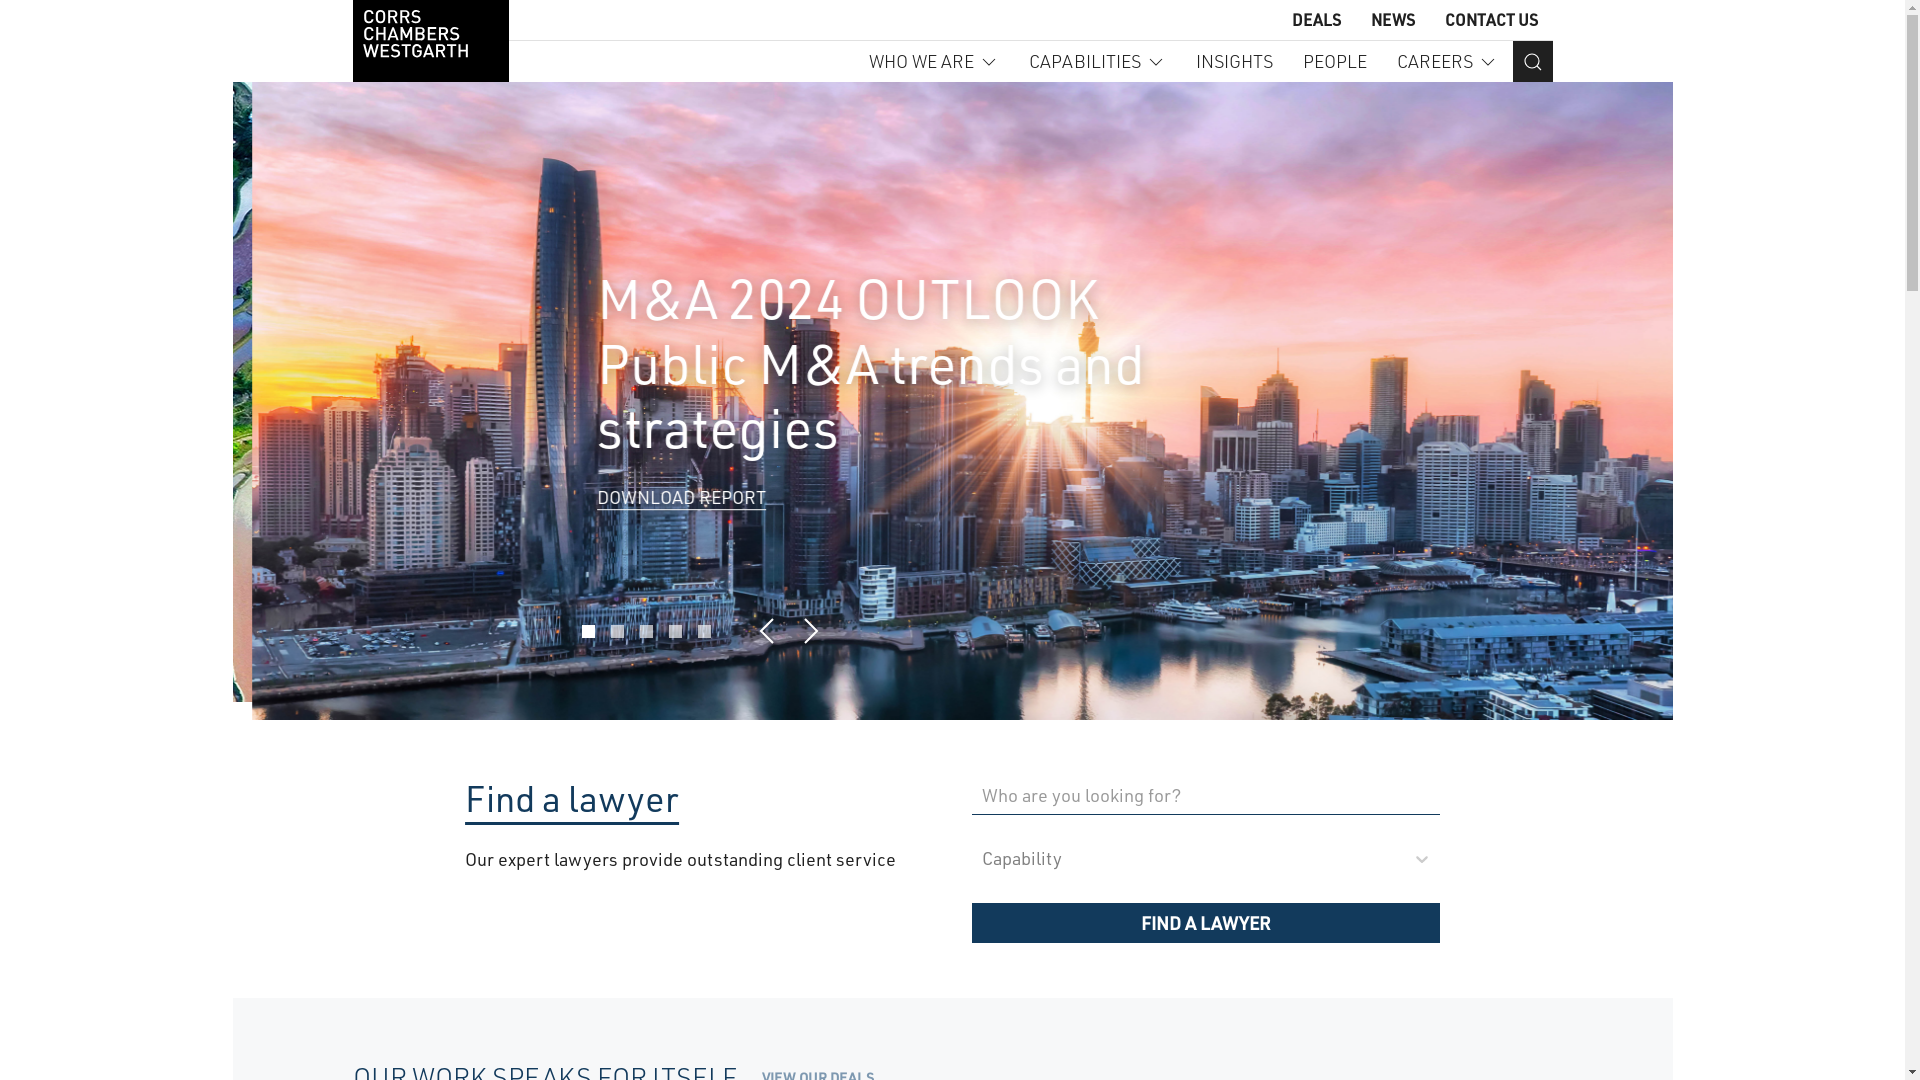 The width and height of the screenshot is (1920, 1080). Describe the element at coordinates (1233, 60) in the screenshot. I see `'INSIGHTS'` at that location.